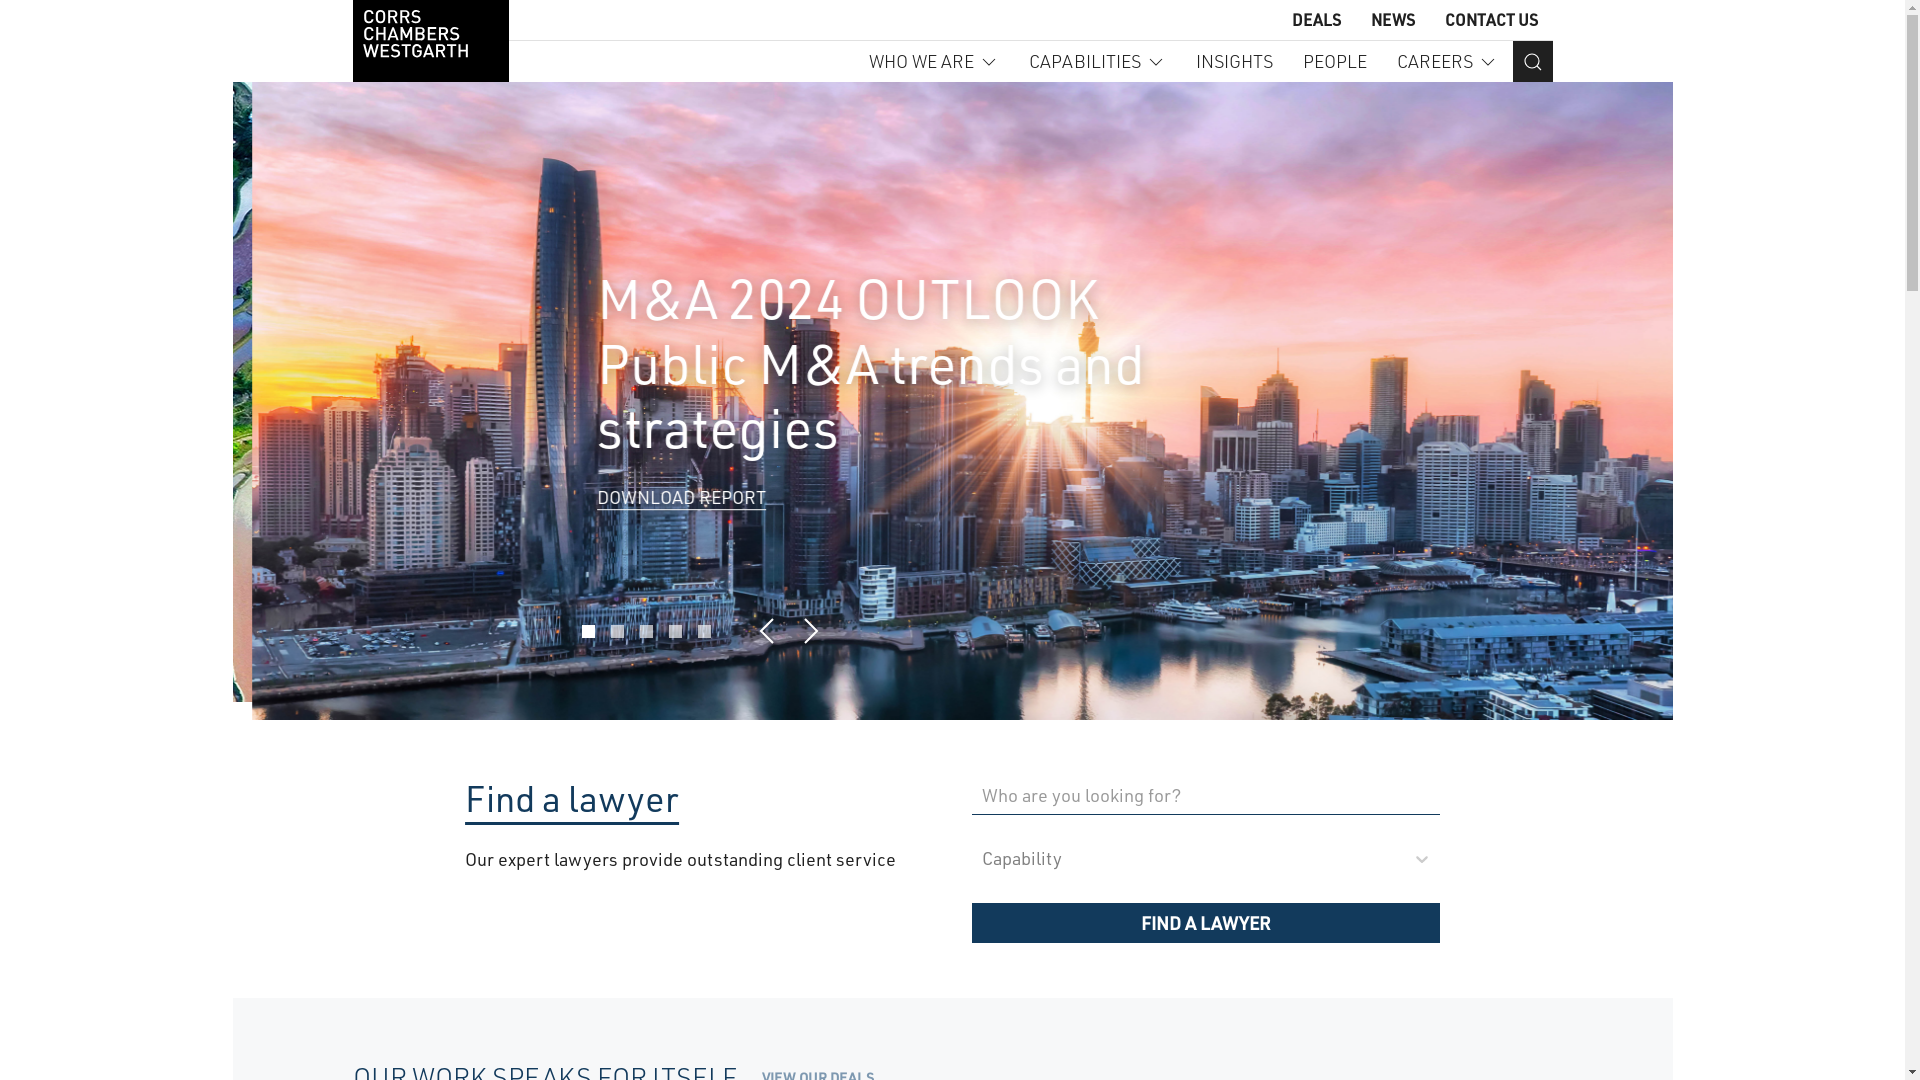 The width and height of the screenshot is (1920, 1080). Describe the element at coordinates (1233, 60) in the screenshot. I see `'INSIGHTS'` at that location.